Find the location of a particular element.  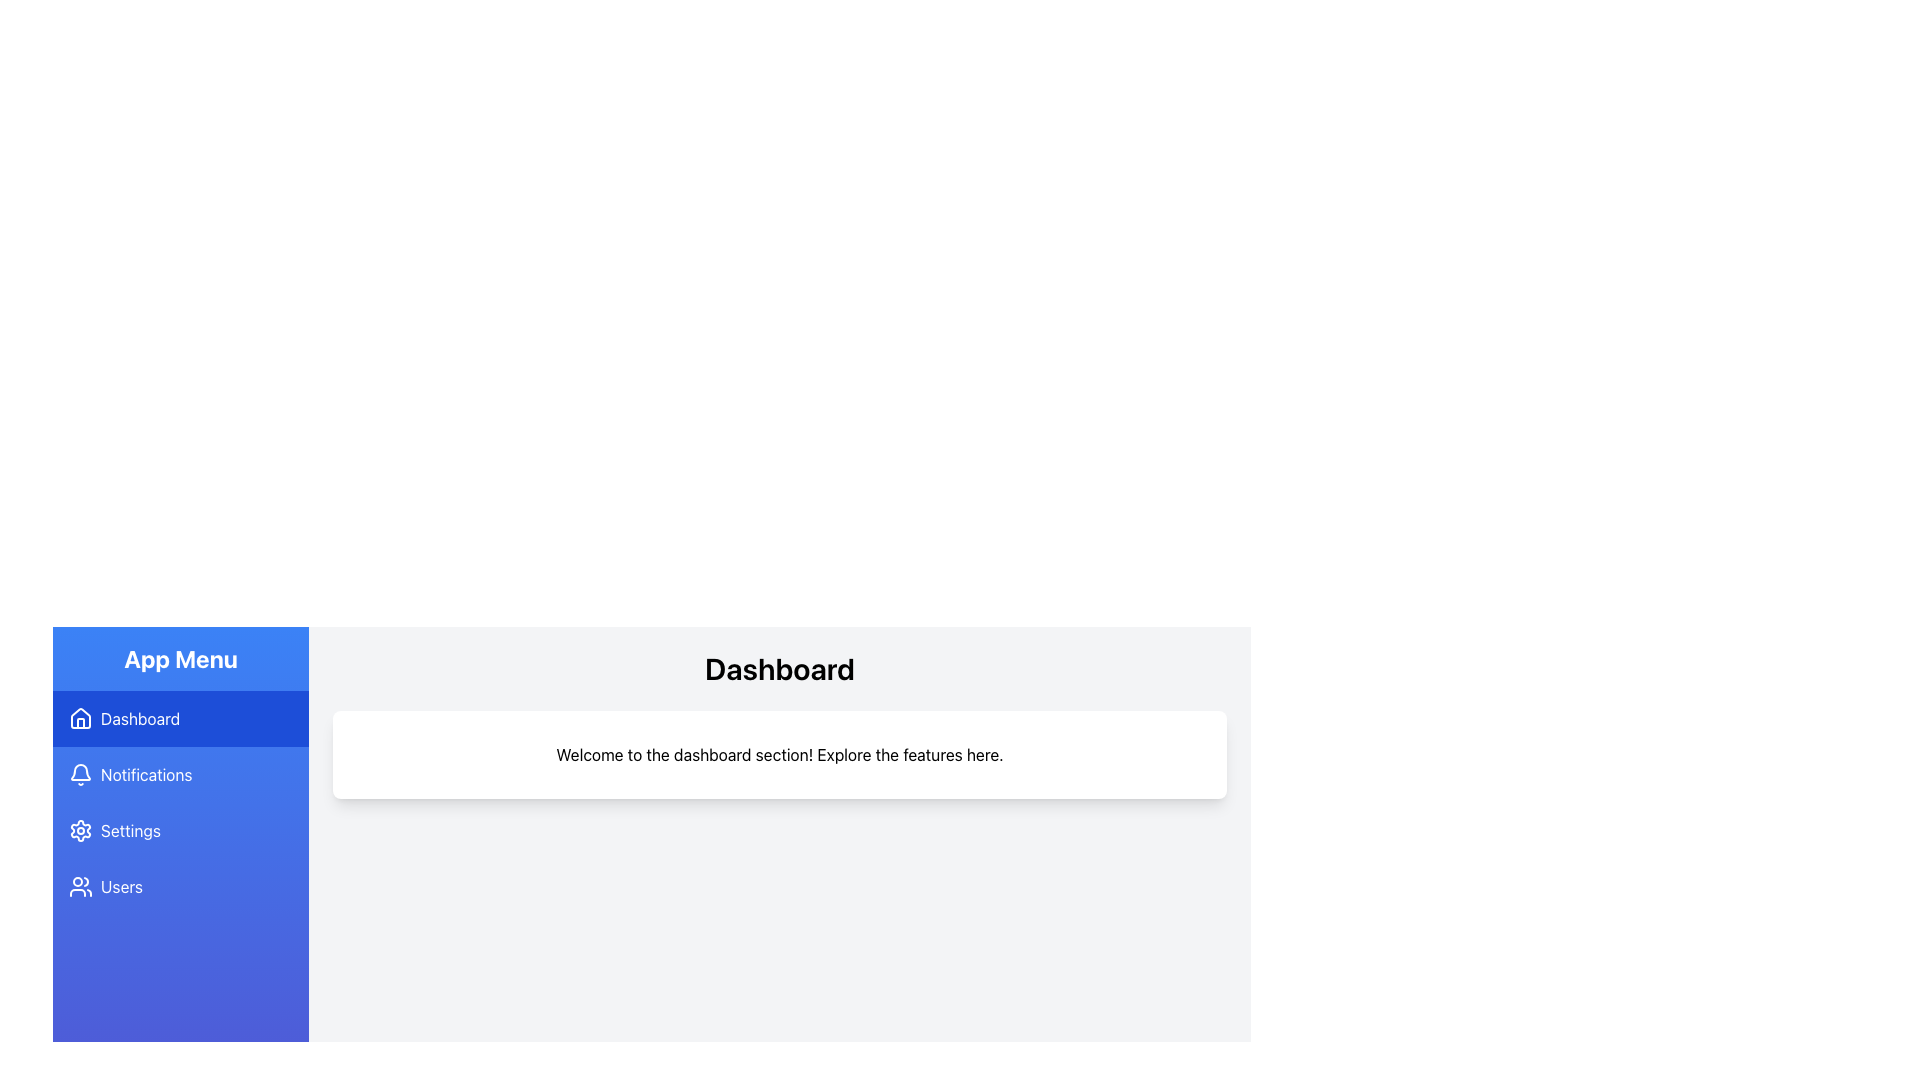

the 'Notifications' menu item in the sidebar, which is visually represented by the icon to the left of the text 'Notifications' is located at coordinates (80, 774).